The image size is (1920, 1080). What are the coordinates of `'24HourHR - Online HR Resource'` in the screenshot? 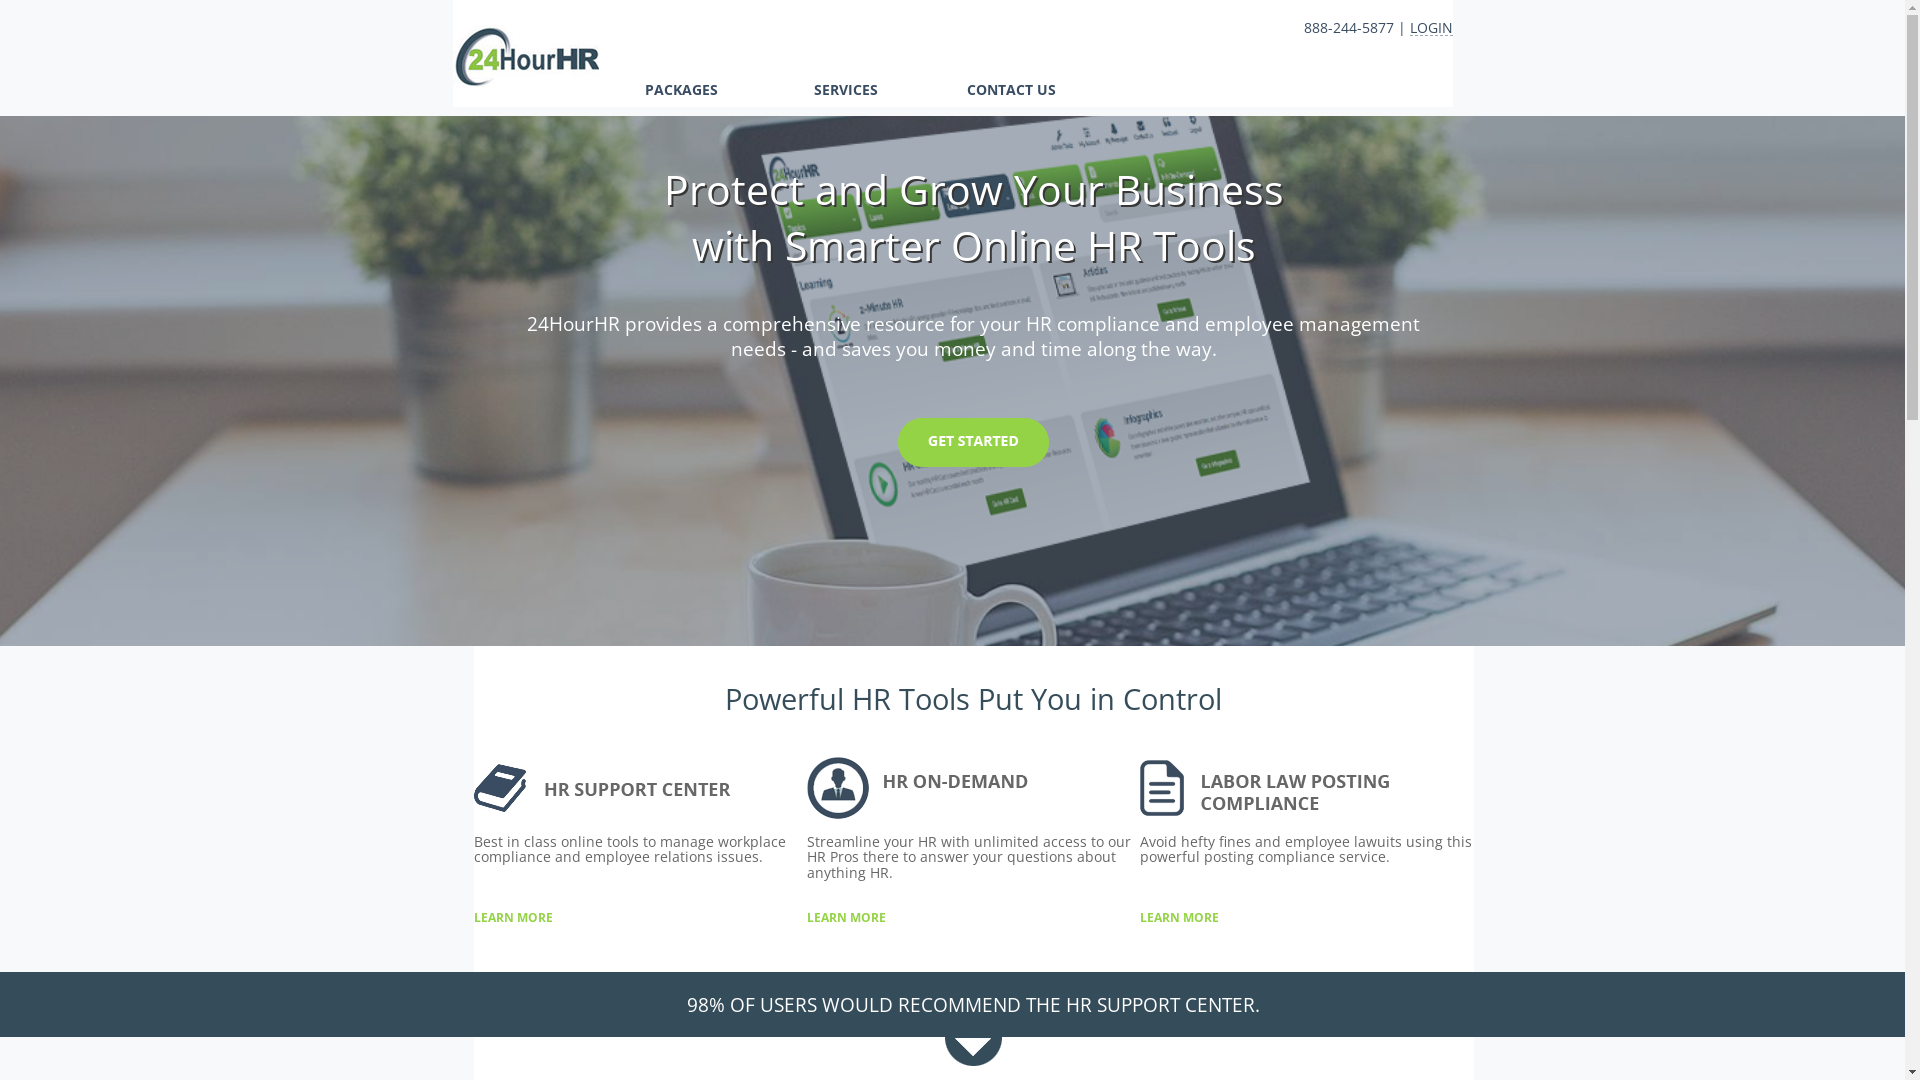 It's located at (524, 80).